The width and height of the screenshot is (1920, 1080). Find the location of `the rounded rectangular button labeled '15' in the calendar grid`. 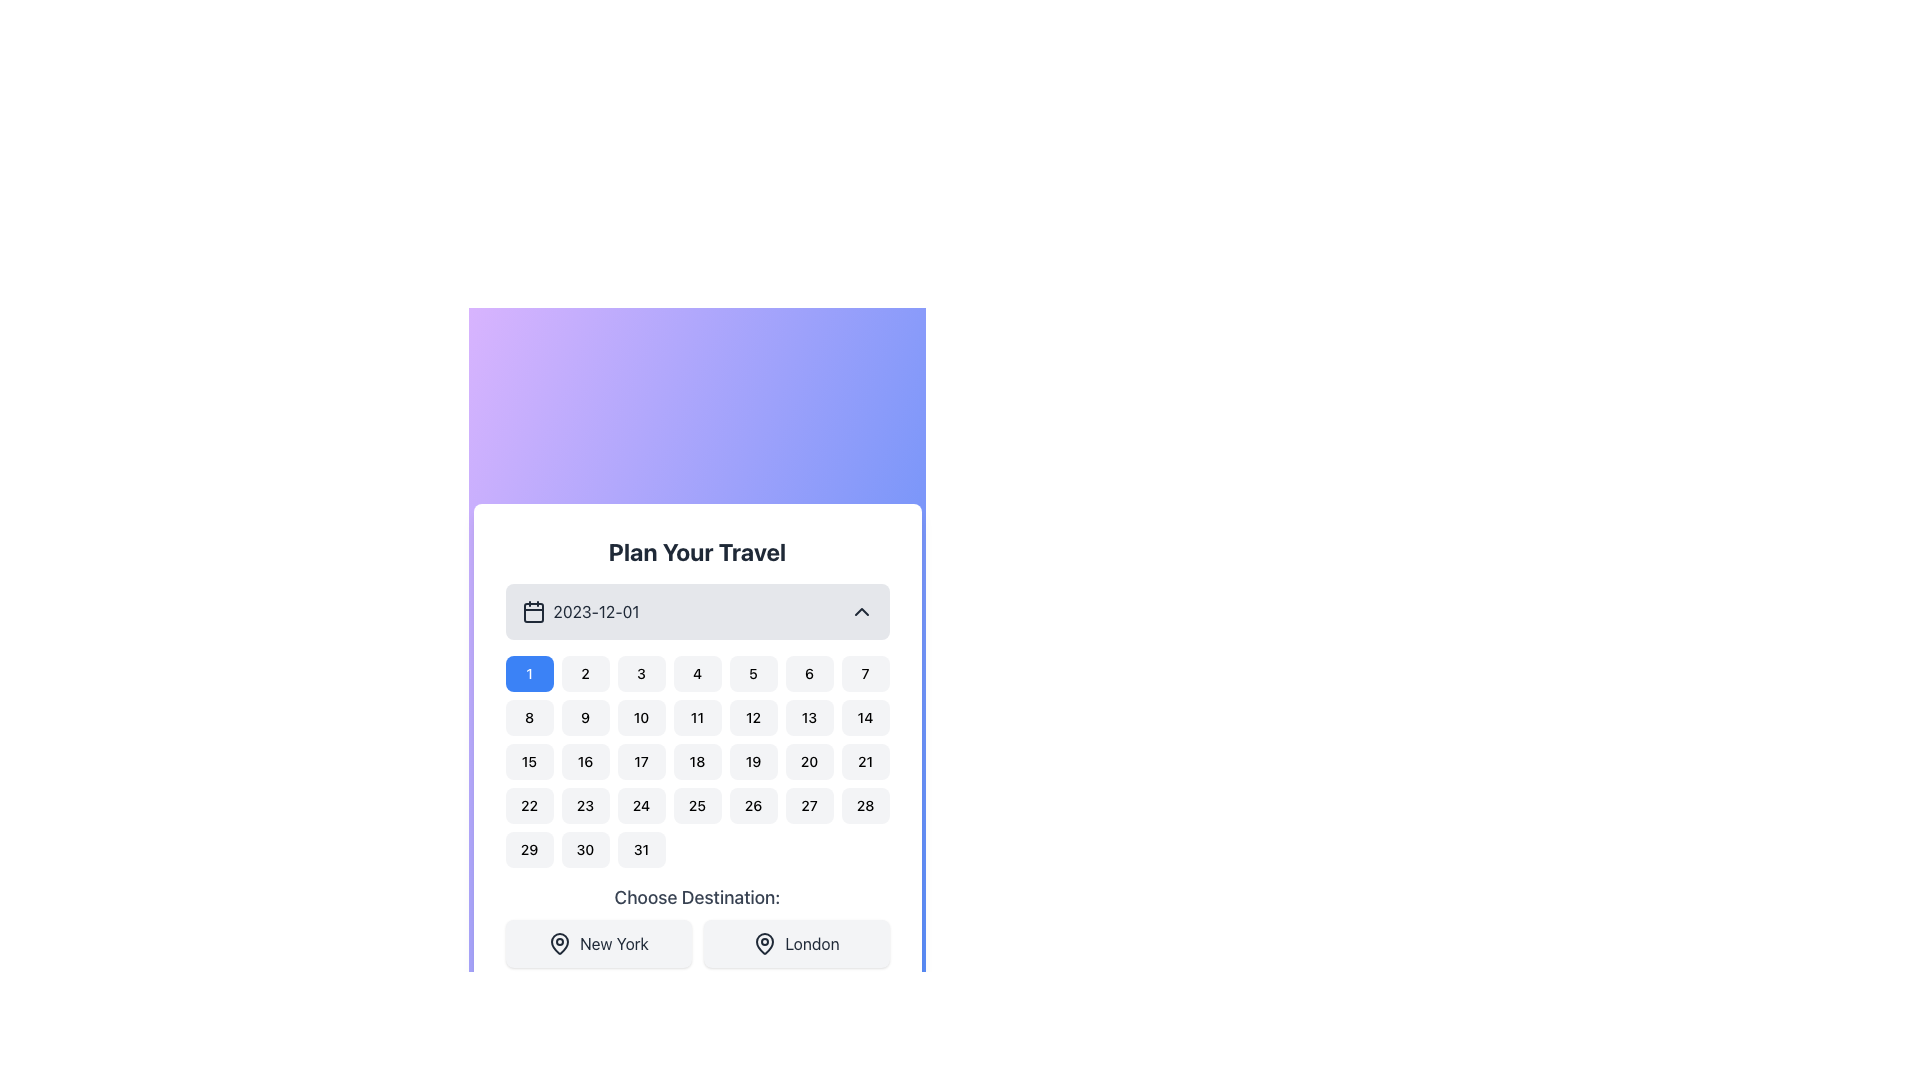

the rounded rectangular button labeled '15' in the calendar grid is located at coordinates (529, 762).